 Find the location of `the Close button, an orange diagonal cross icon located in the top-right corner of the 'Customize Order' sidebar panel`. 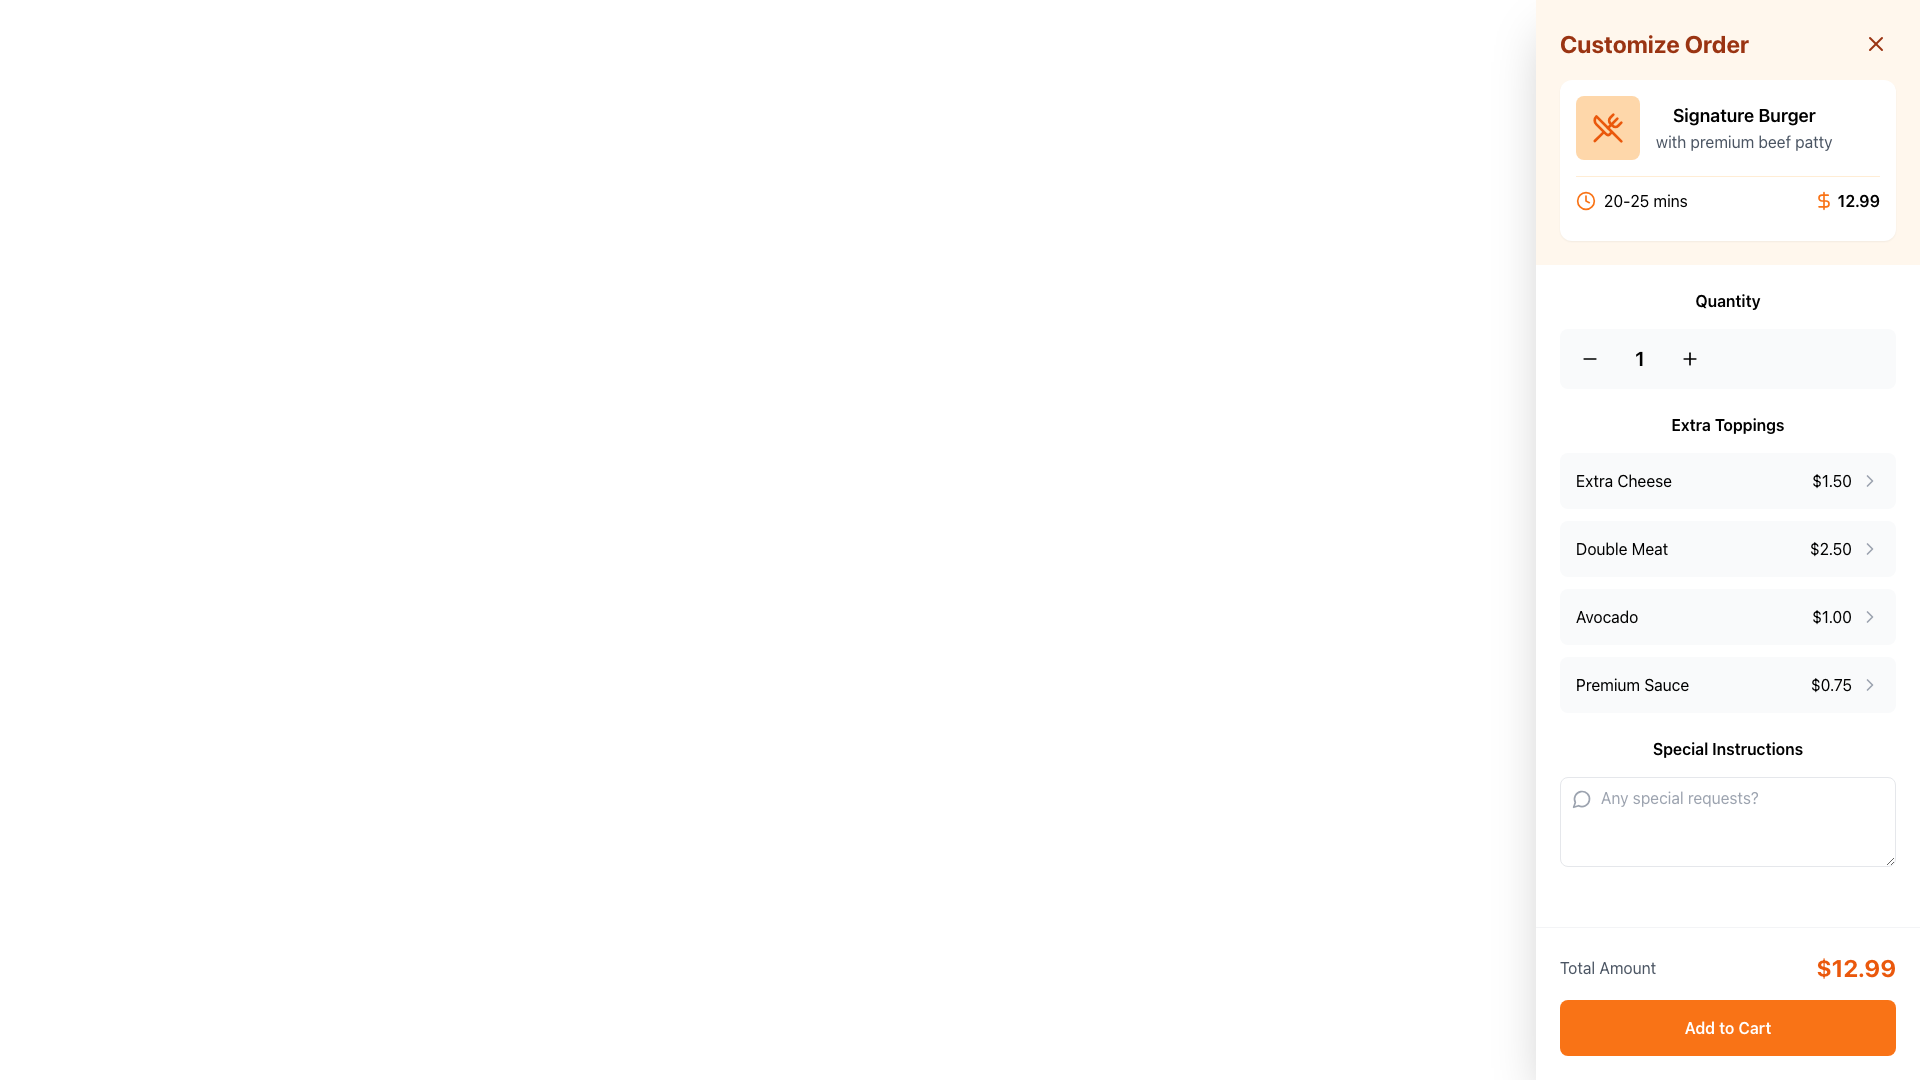

the Close button, an orange diagonal cross icon located in the top-right corner of the 'Customize Order' sidebar panel is located at coordinates (1875, 43).